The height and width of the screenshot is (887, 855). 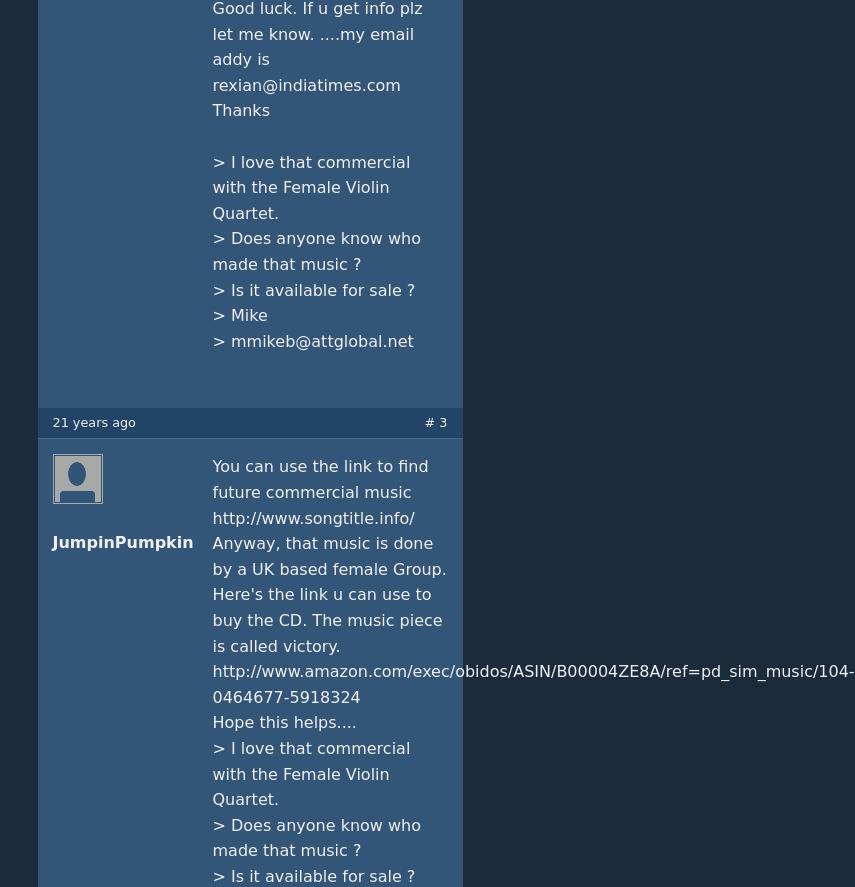 I want to click on '> mmikeb@attglobal.net', so click(x=311, y=340).